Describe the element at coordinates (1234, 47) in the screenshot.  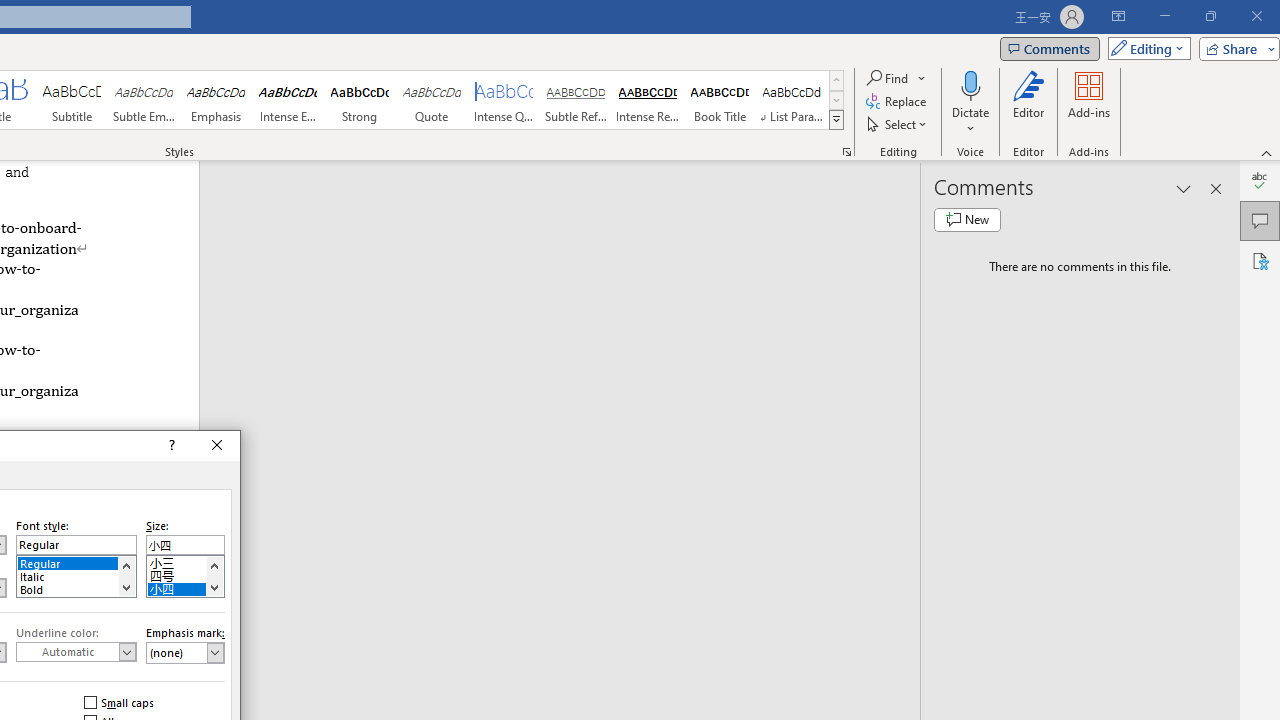
I see `'Share'` at that location.